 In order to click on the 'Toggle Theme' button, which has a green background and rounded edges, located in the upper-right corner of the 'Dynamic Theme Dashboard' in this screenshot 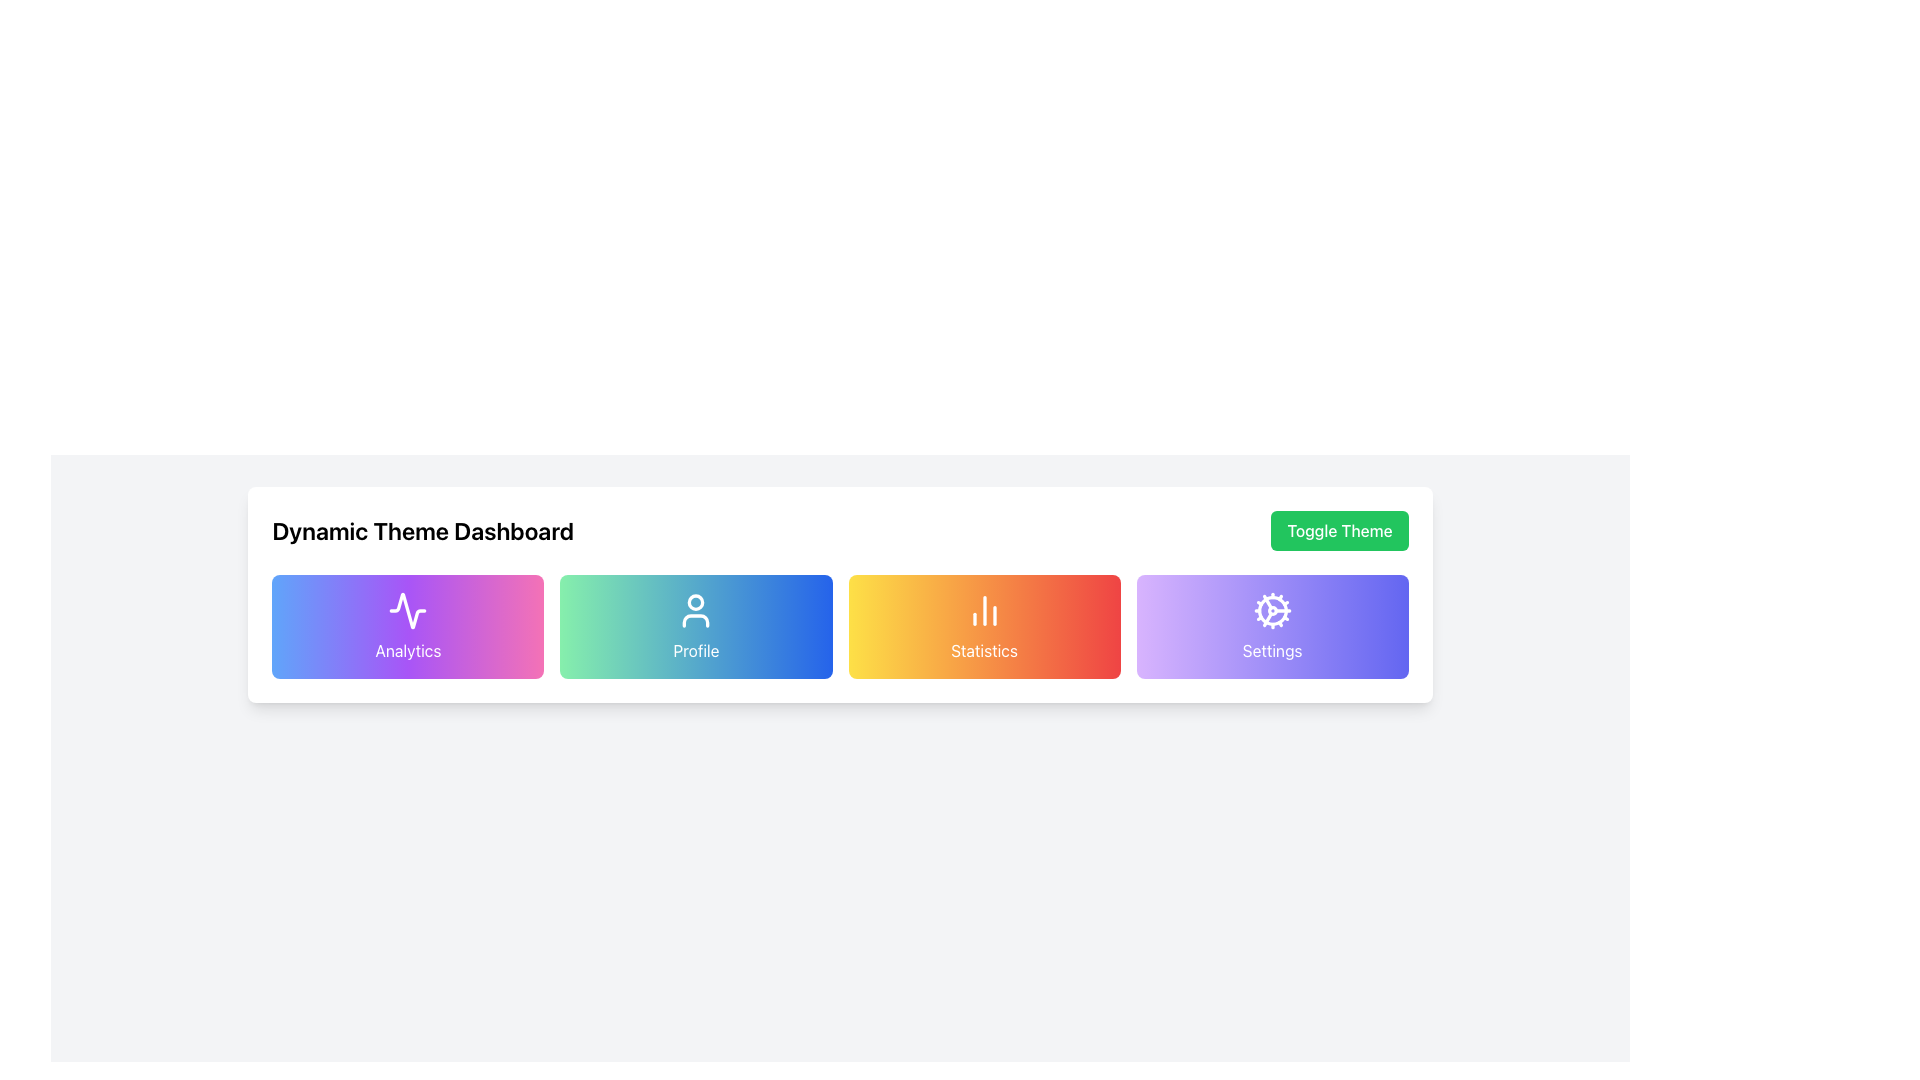, I will do `click(1339, 530)`.